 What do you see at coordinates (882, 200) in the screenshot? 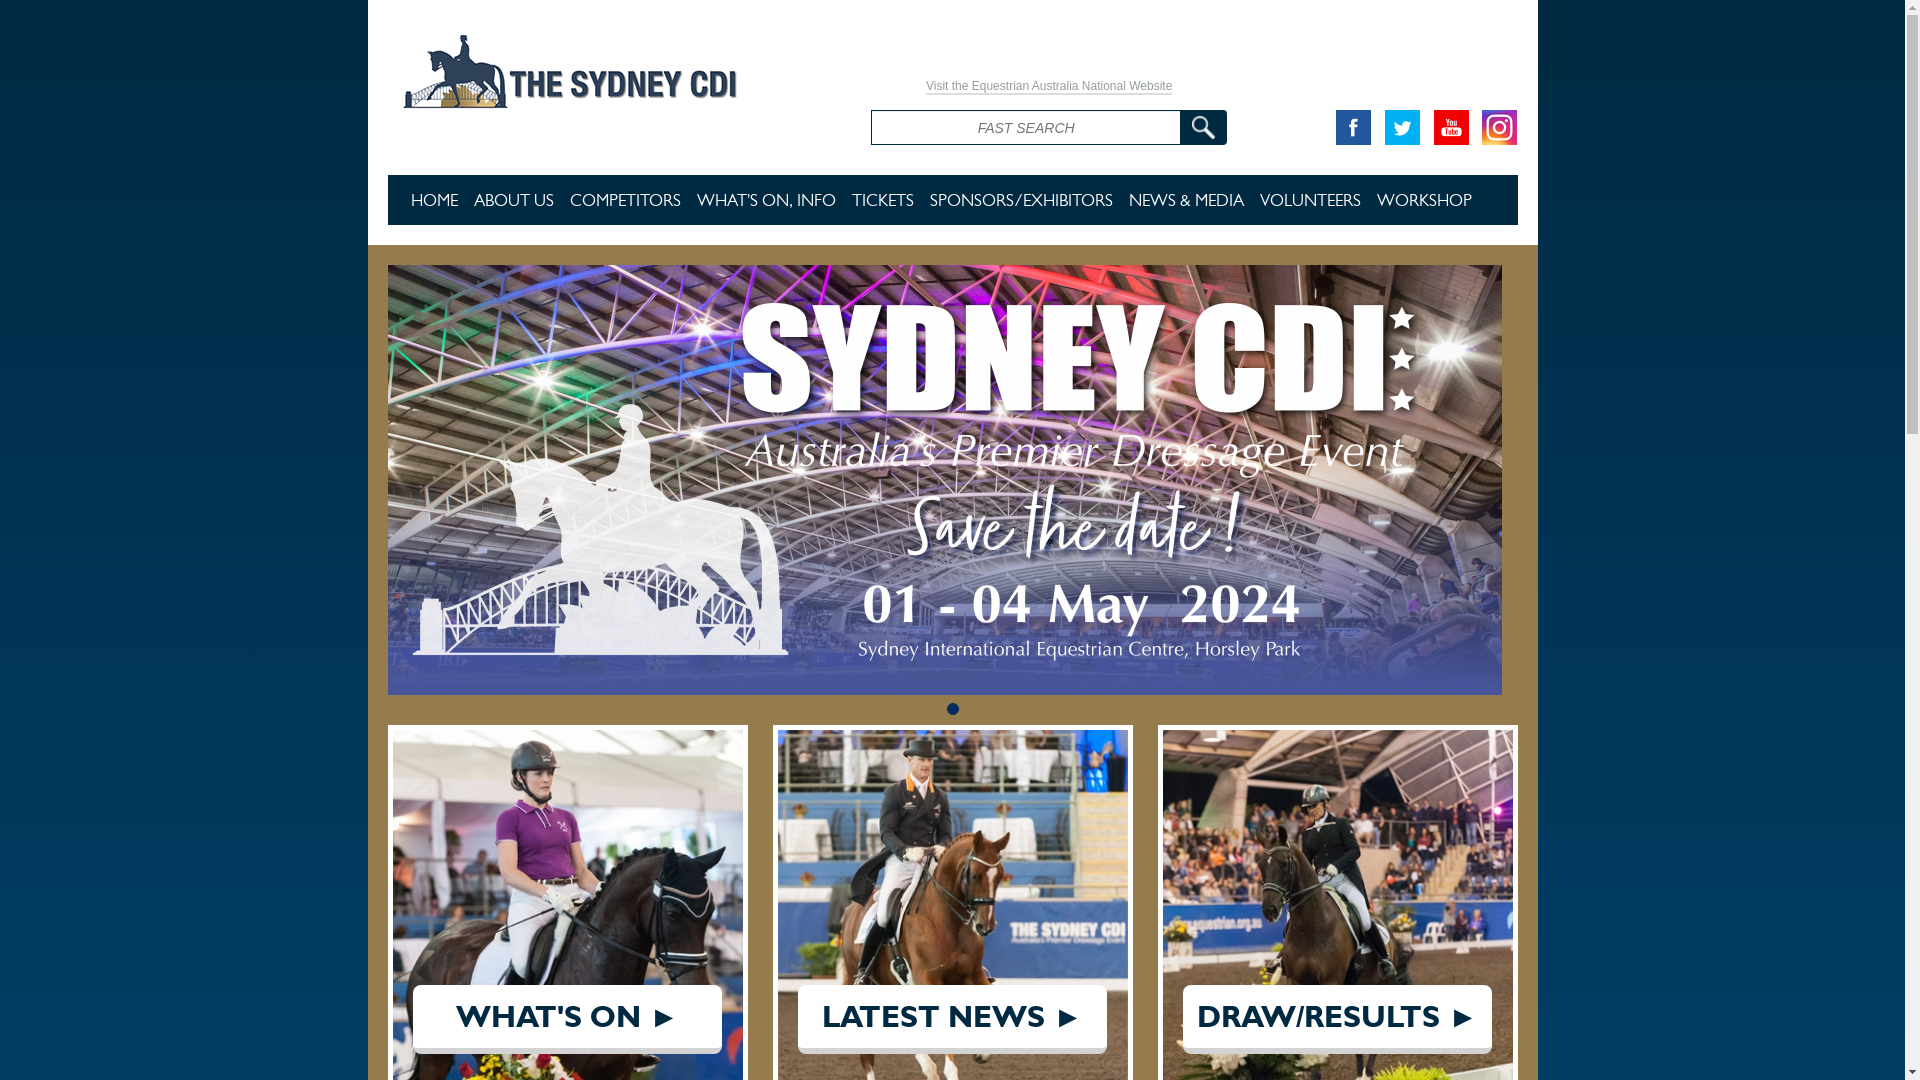
I see `'TICKETS'` at bounding box center [882, 200].